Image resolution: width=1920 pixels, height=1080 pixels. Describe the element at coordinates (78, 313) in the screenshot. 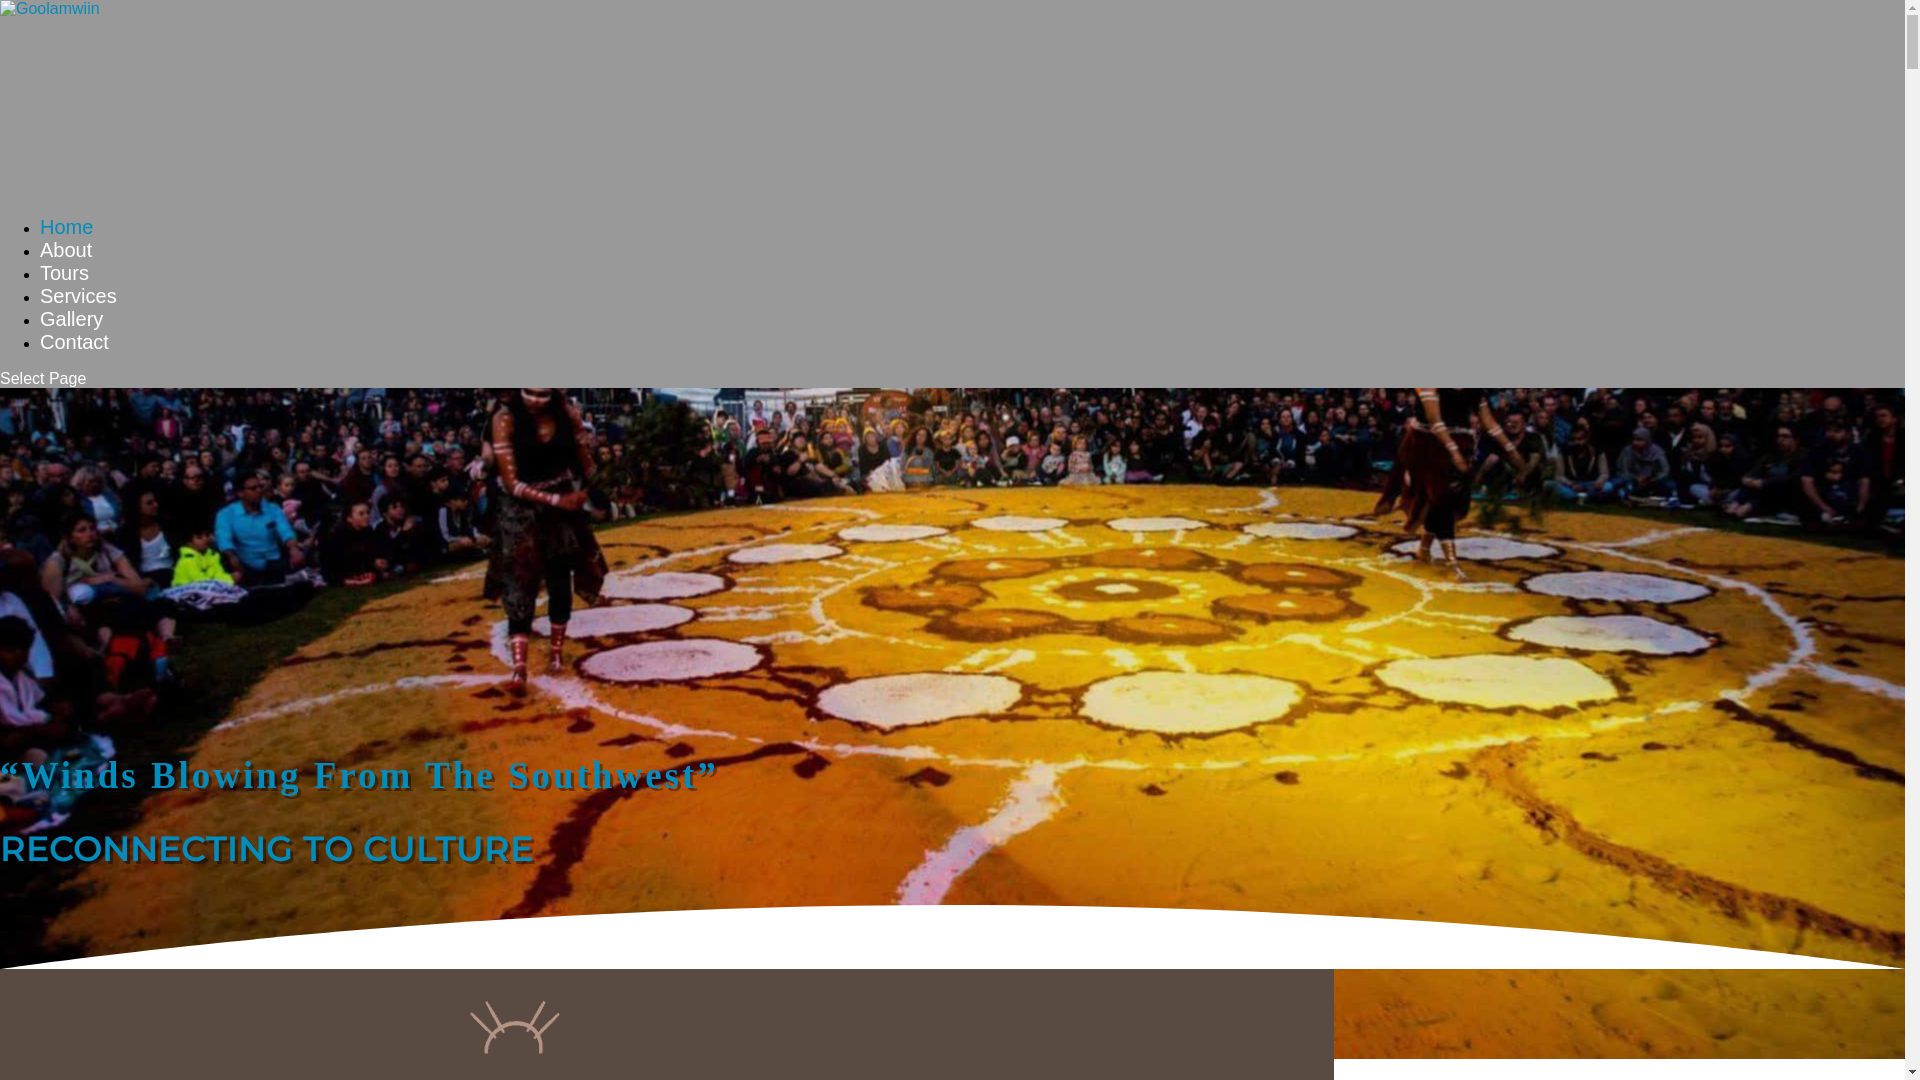

I see `'Services'` at that location.